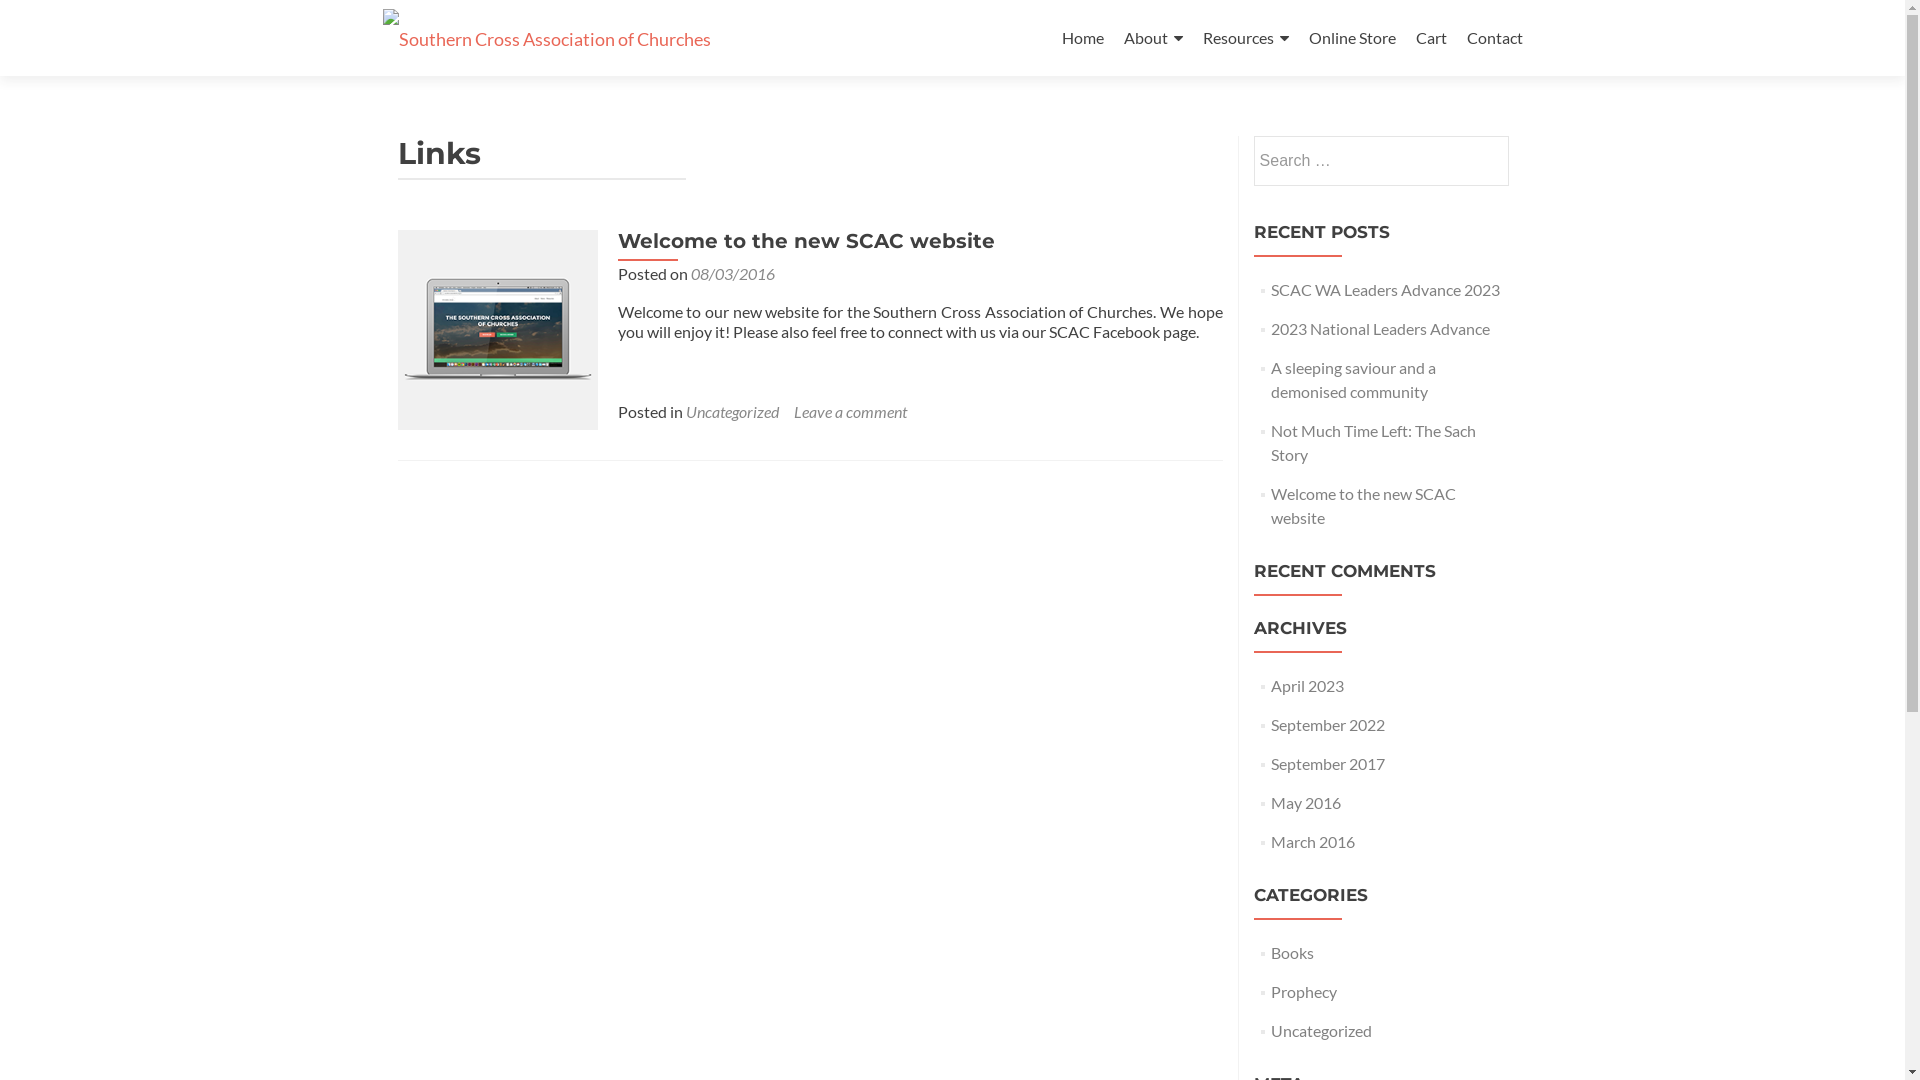  I want to click on 'Books', so click(1292, 951).